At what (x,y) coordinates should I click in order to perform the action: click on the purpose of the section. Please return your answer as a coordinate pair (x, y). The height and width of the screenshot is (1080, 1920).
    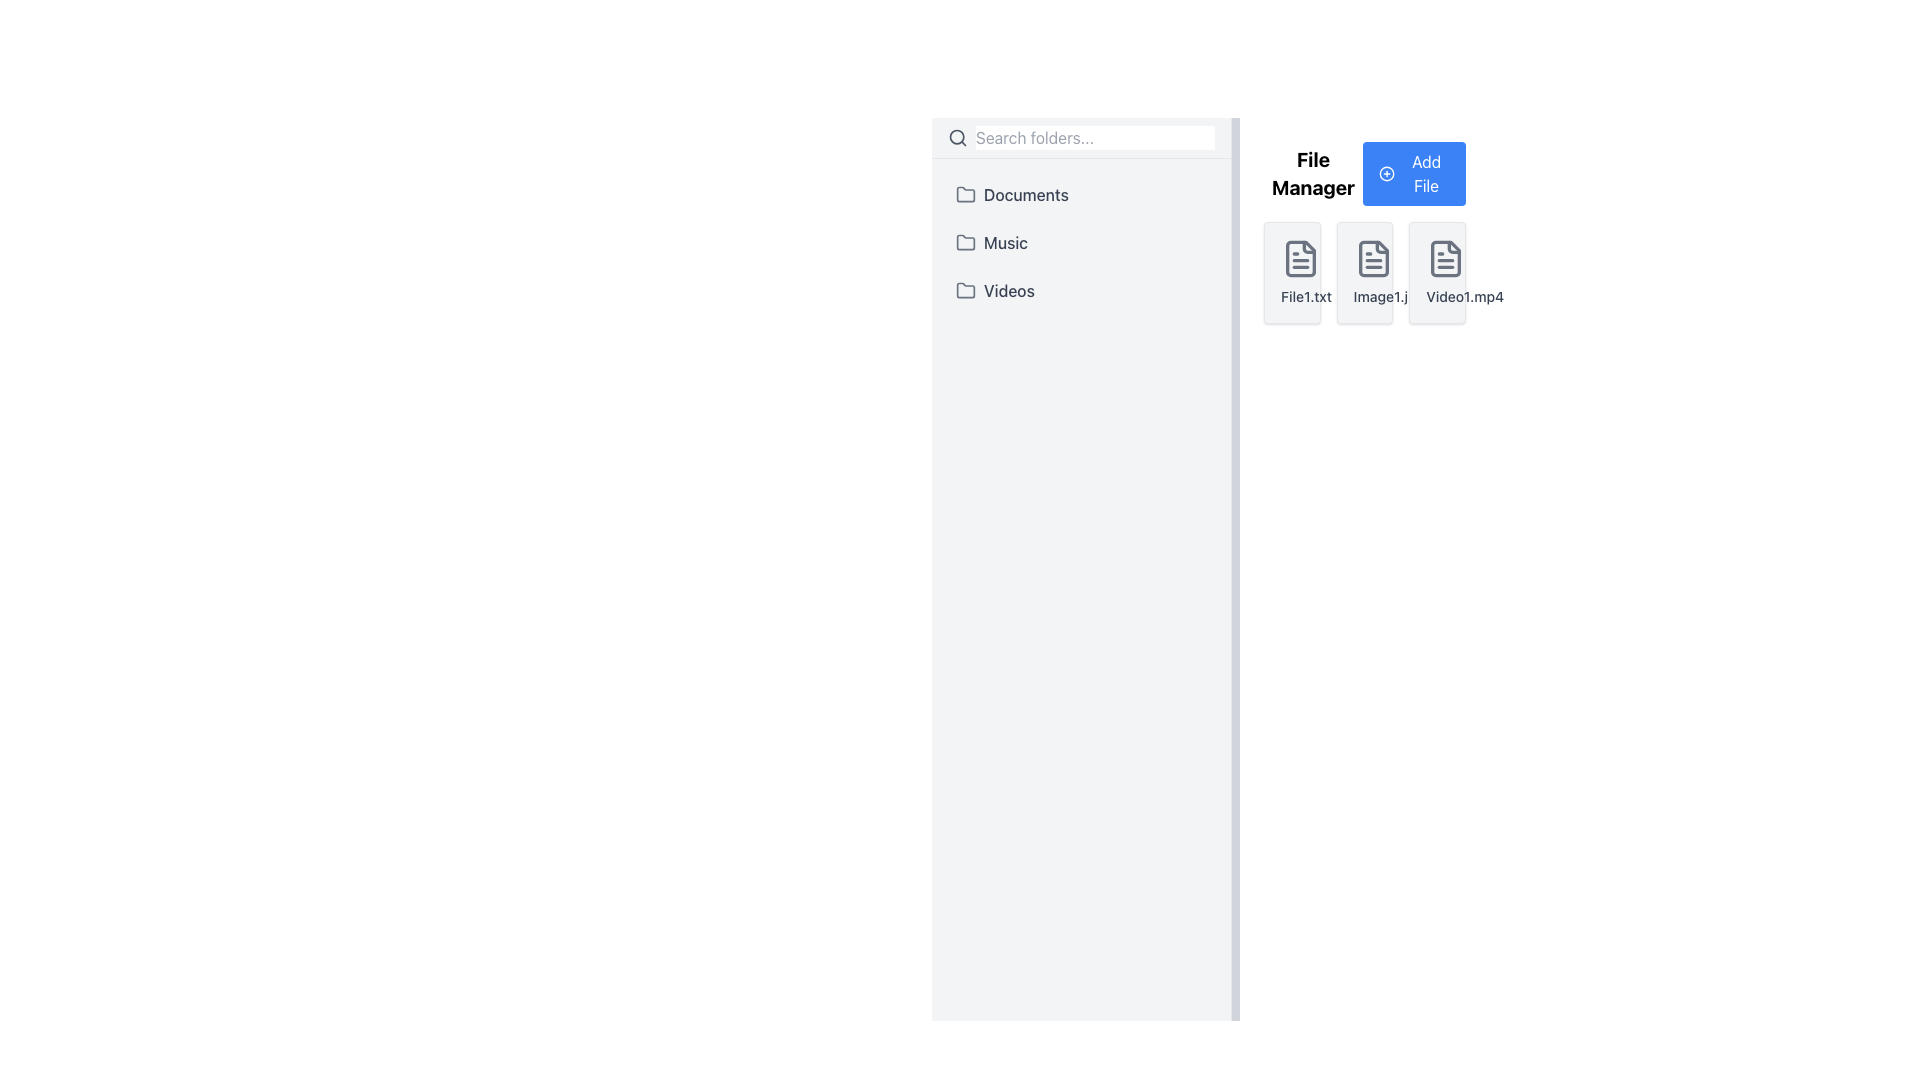
    Looking at the image, I should click on (1363, 172).